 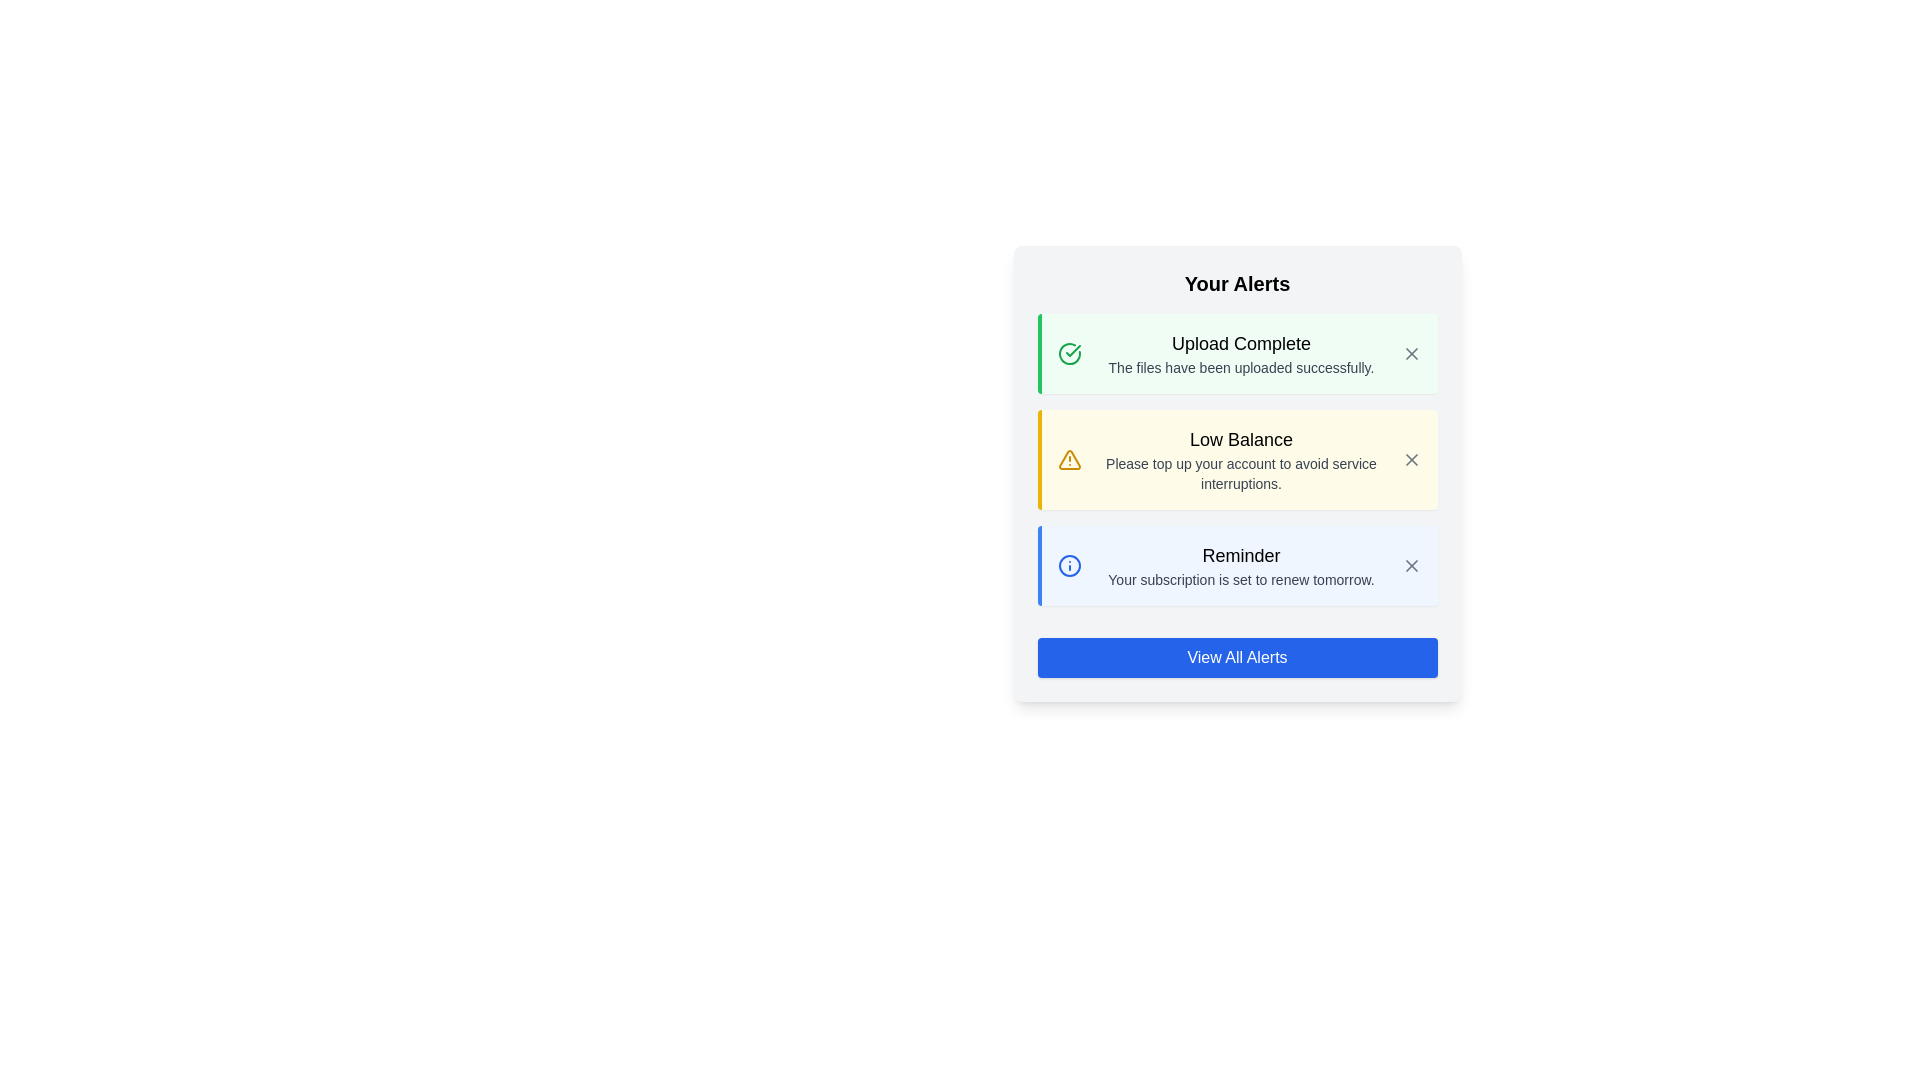 I want to click on the close button located at the top-right corner of the 'Low Balance' notification box to potentially open a context menu, so click(x=1410, y=459).